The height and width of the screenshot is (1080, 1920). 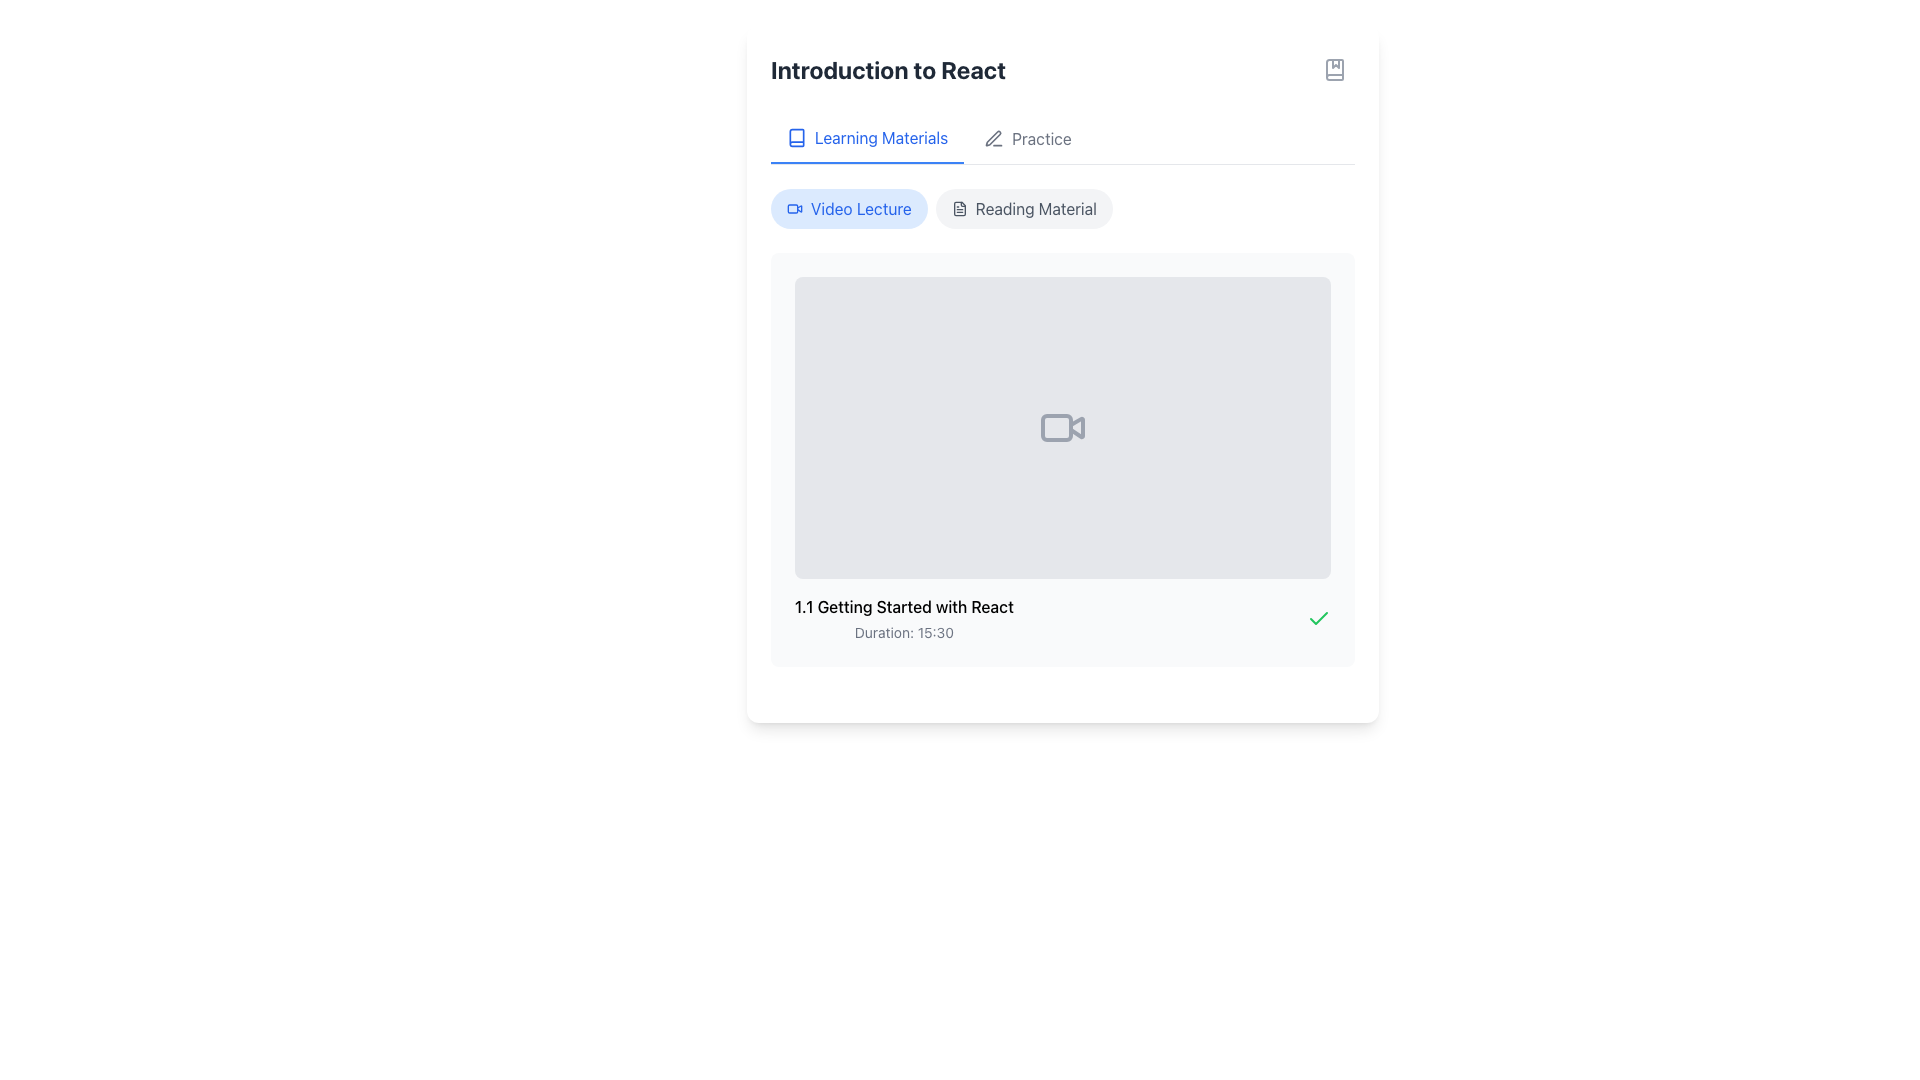 What do you see at coordinates (1024, 208) in the screenshot?
I see `the second button from the left, which serves as a toggle or navigation button for accessing reading materials, to focus it` at bounding box center [1024, 208].